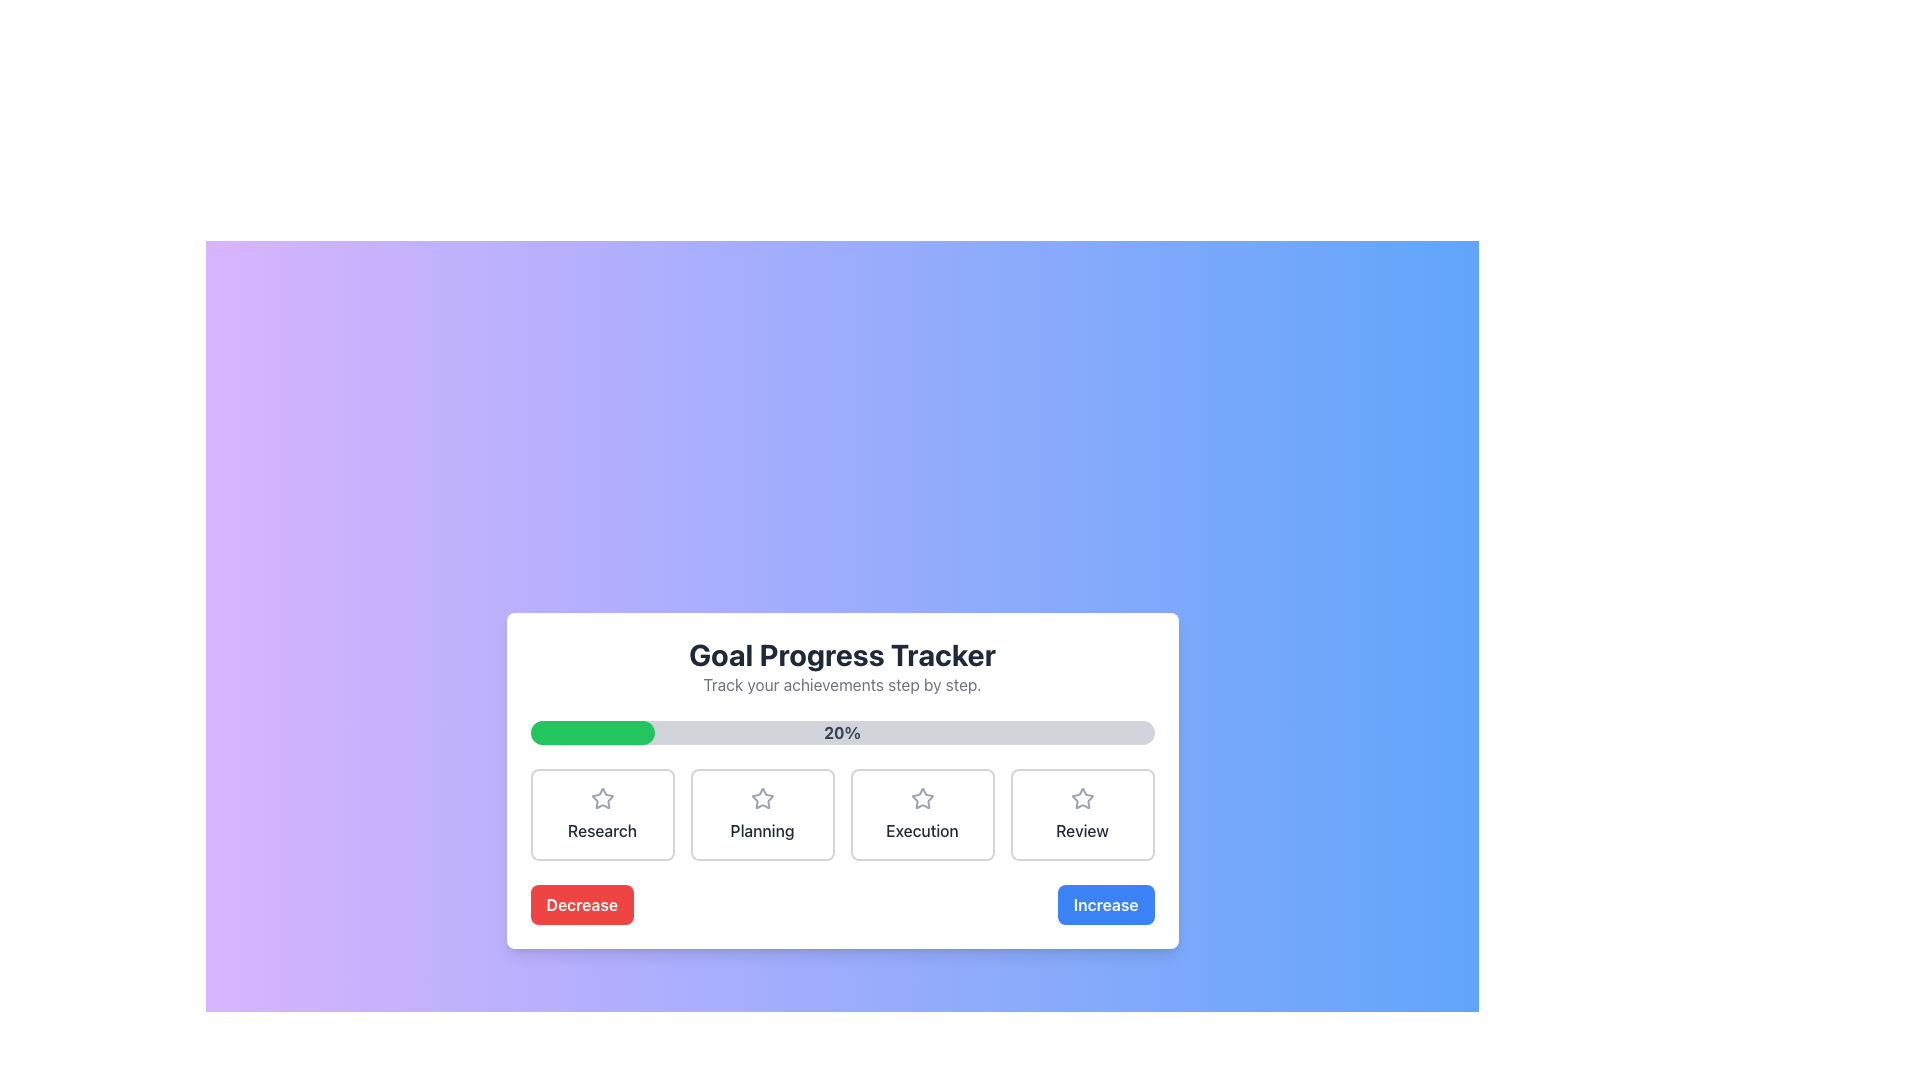 This screenshot has height=1080, width=1920. What do you see at coordinates (1105, 905) in the screenshot?
I see `the 'Increase' button located at the bottom-right corner of the 'Goal Progress Tracker' interface to change its visual state` at bounding box center [1105, 905].